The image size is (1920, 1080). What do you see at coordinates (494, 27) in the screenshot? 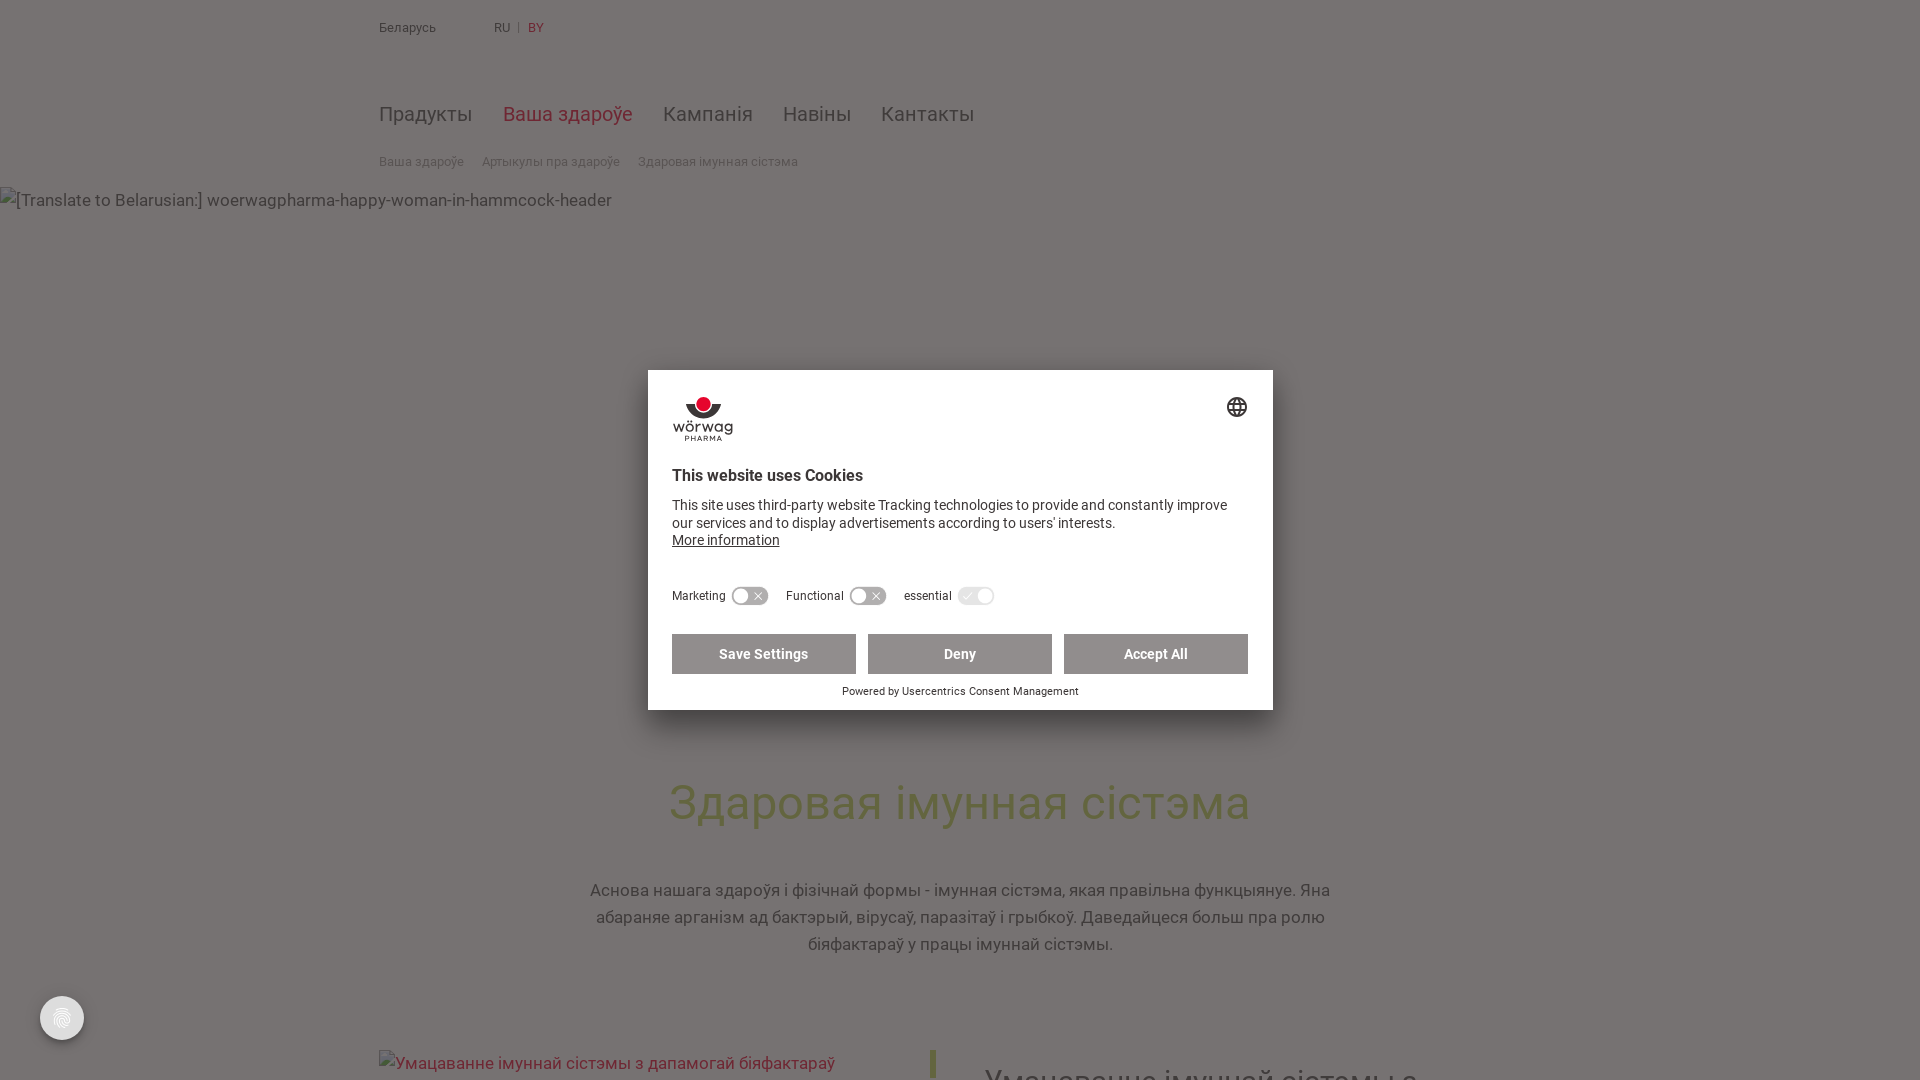
I see `'RU'` at bounding box center [494, 27].